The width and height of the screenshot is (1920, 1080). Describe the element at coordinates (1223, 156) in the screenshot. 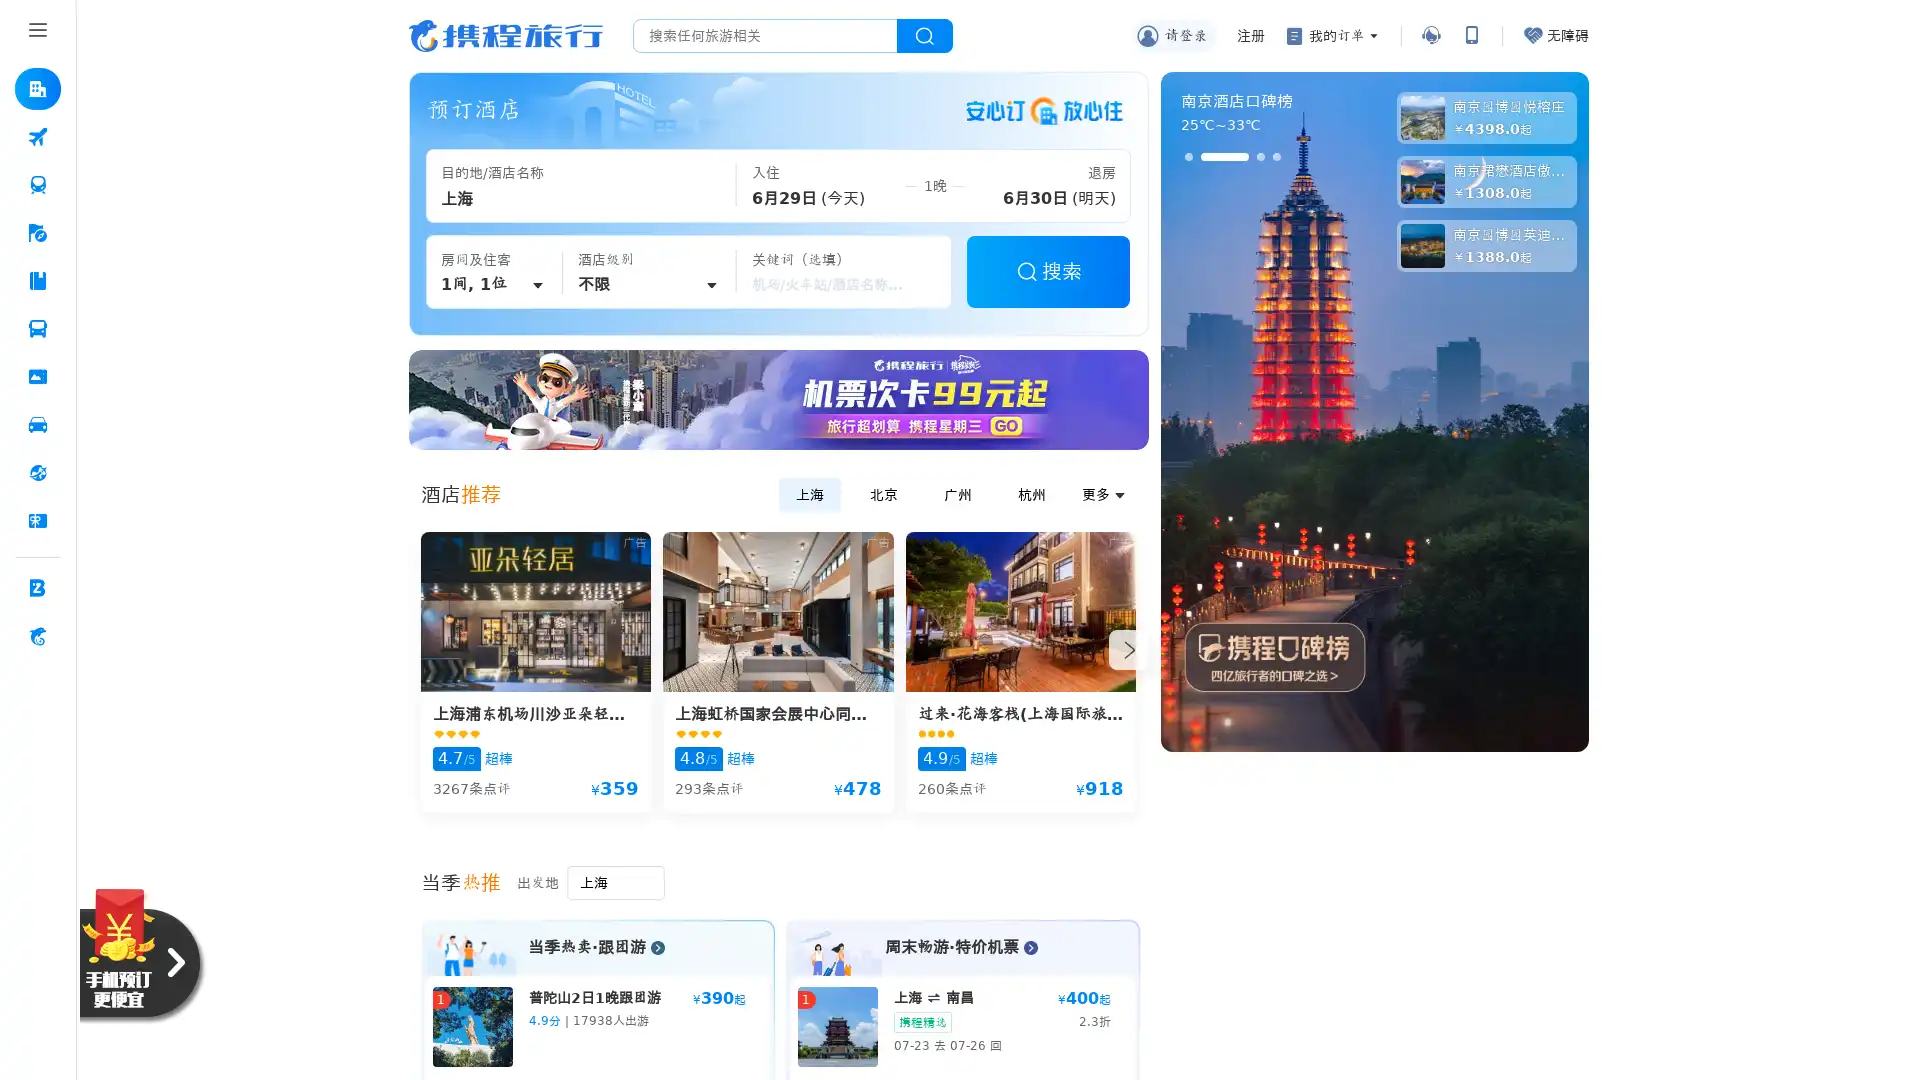

I see `Go to slide 2` at that location.